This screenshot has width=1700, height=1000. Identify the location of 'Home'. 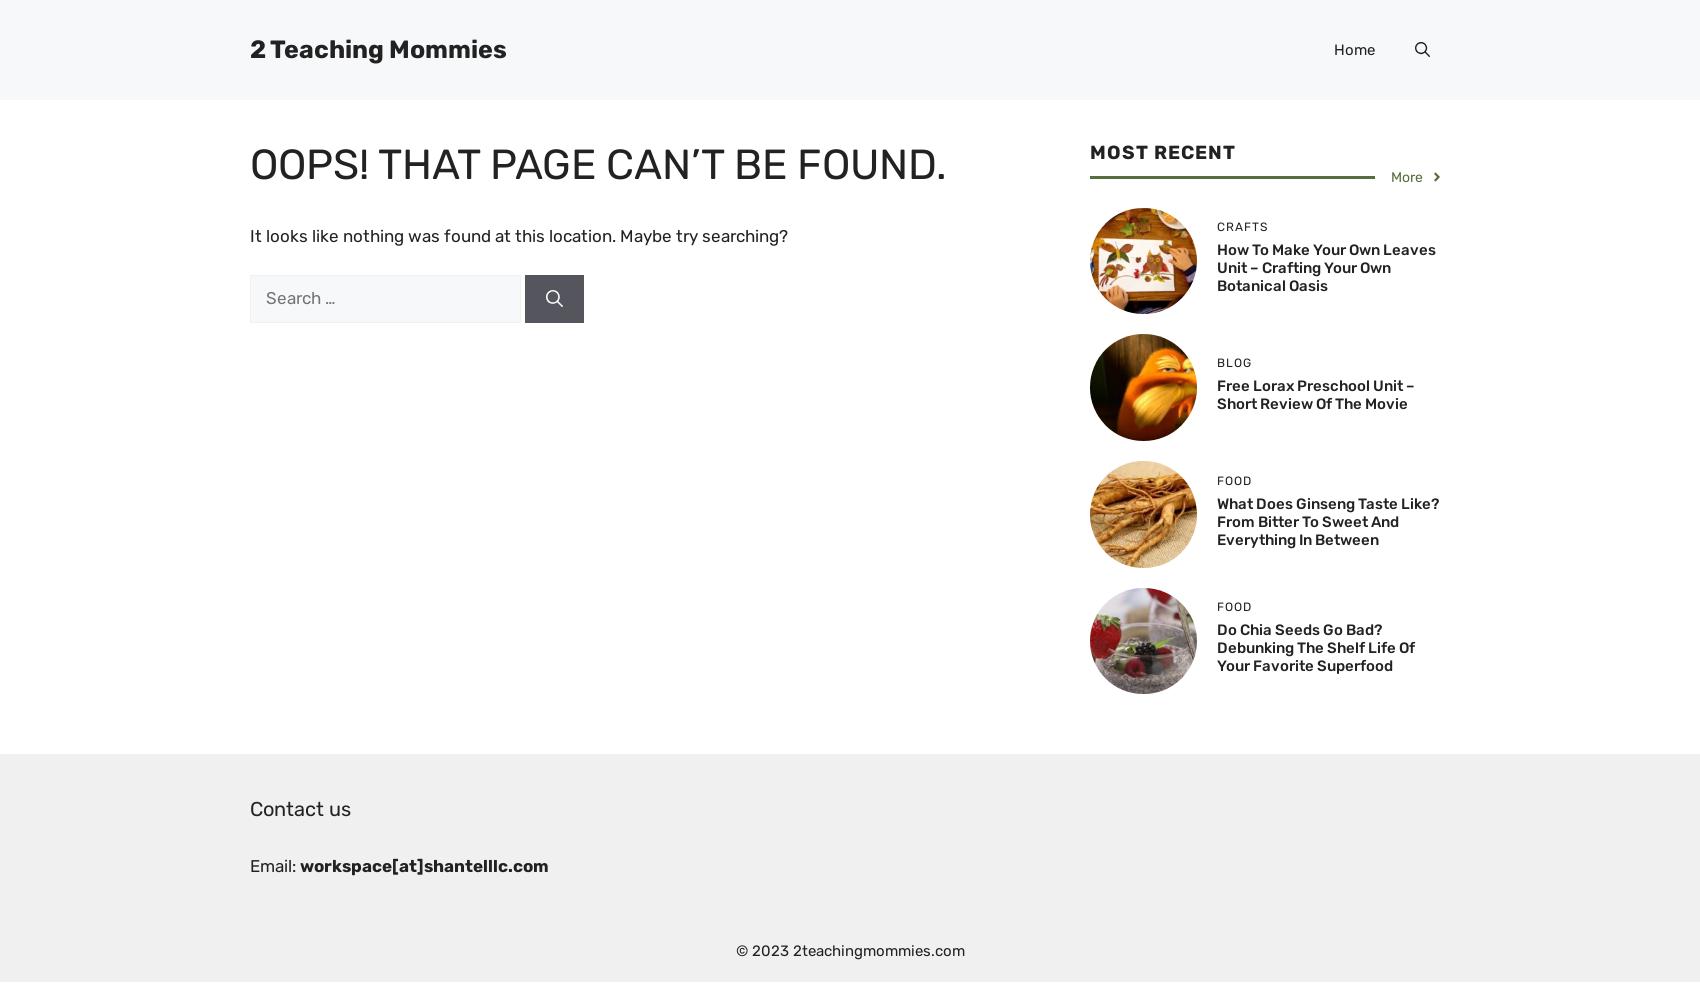
(1354, 50).